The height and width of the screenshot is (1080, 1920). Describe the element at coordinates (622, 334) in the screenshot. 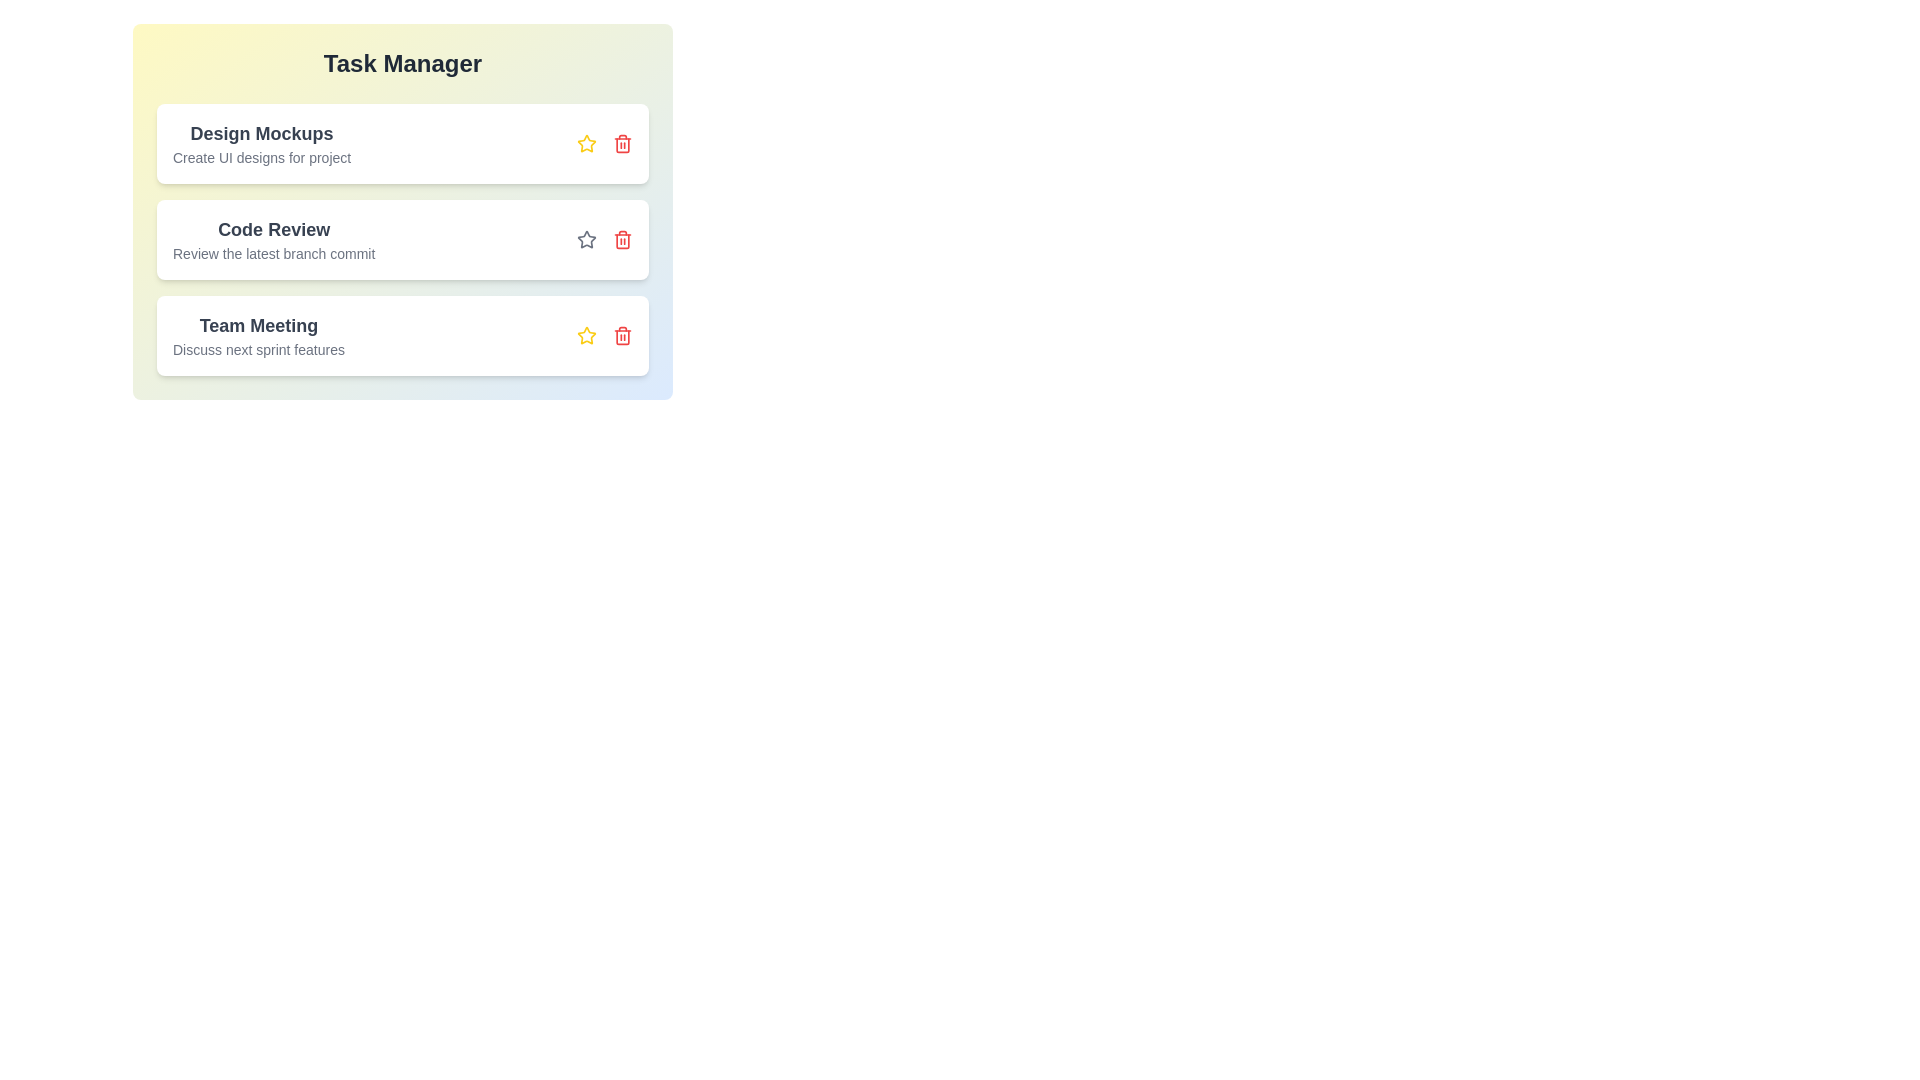

I see `the trash icon to delete the task named Team Meeting` at that location.